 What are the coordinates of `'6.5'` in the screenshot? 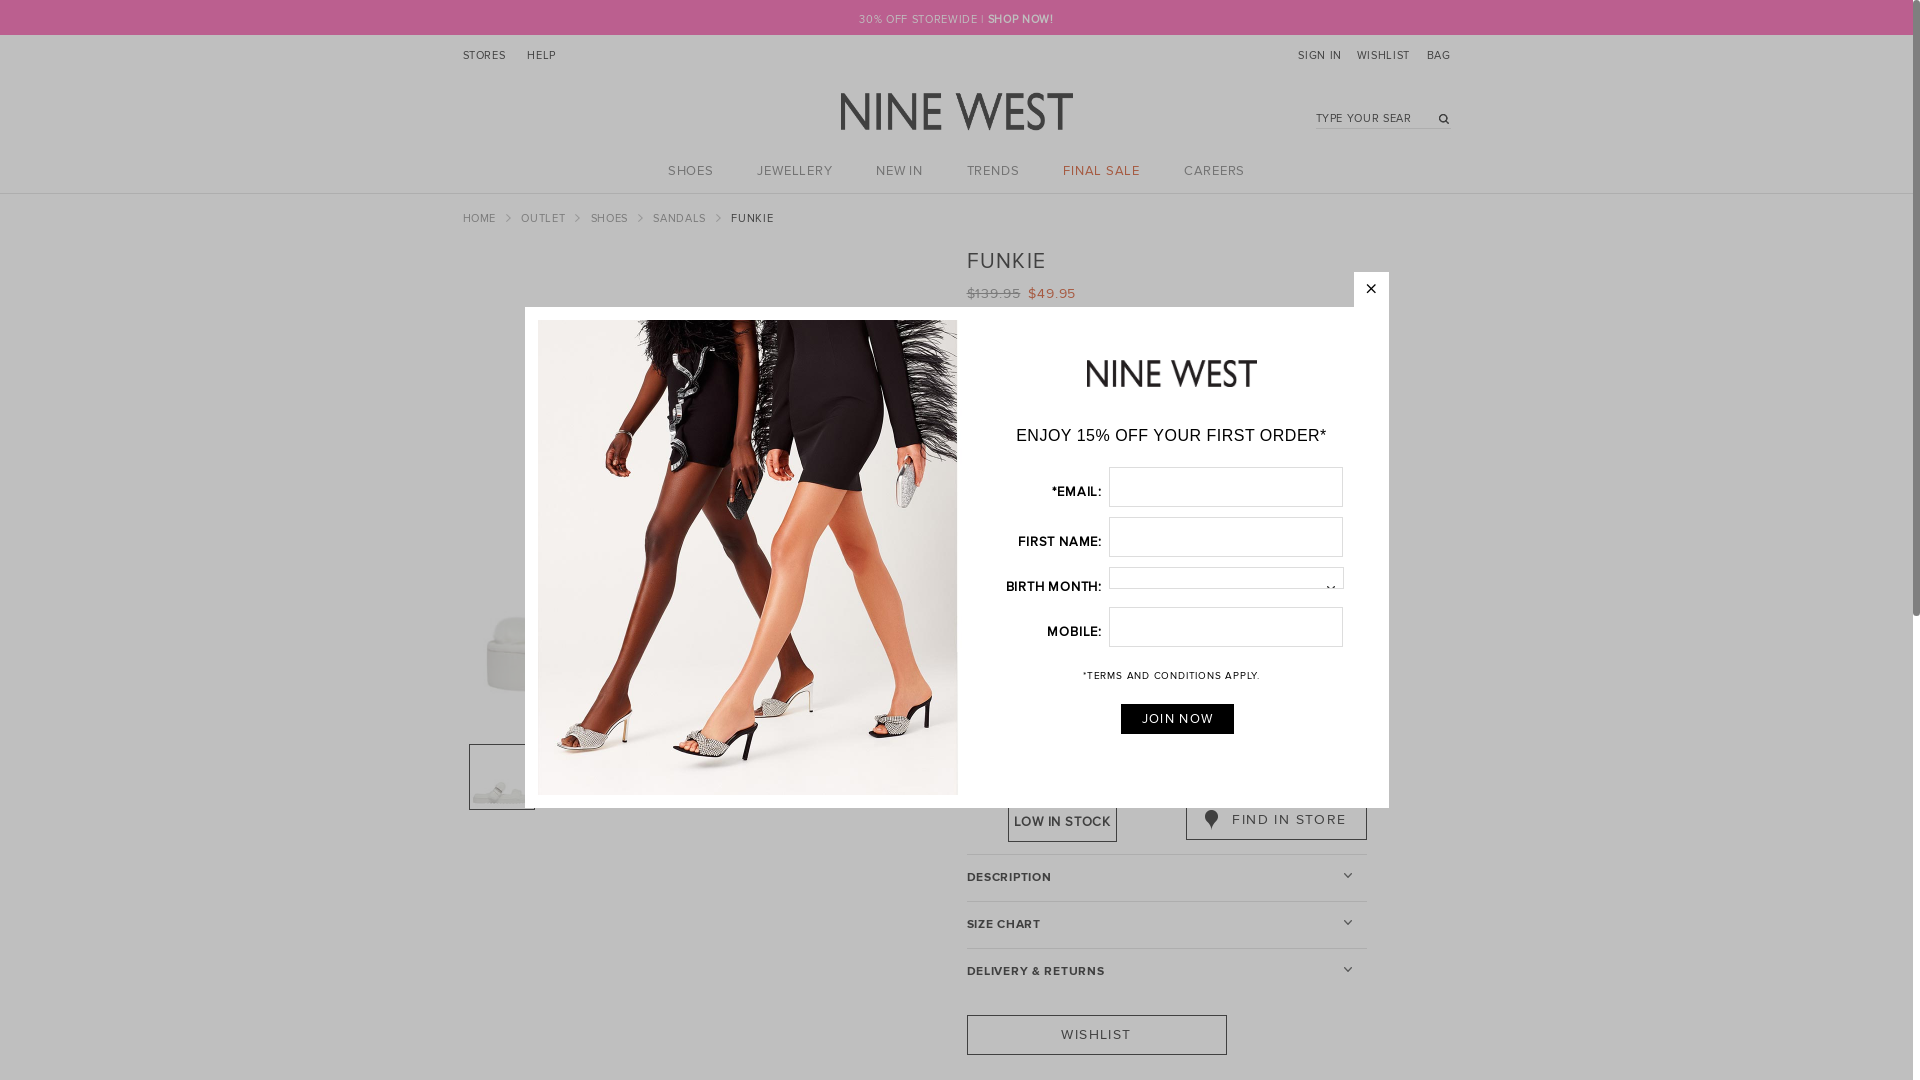 It's located at (1186, 489).